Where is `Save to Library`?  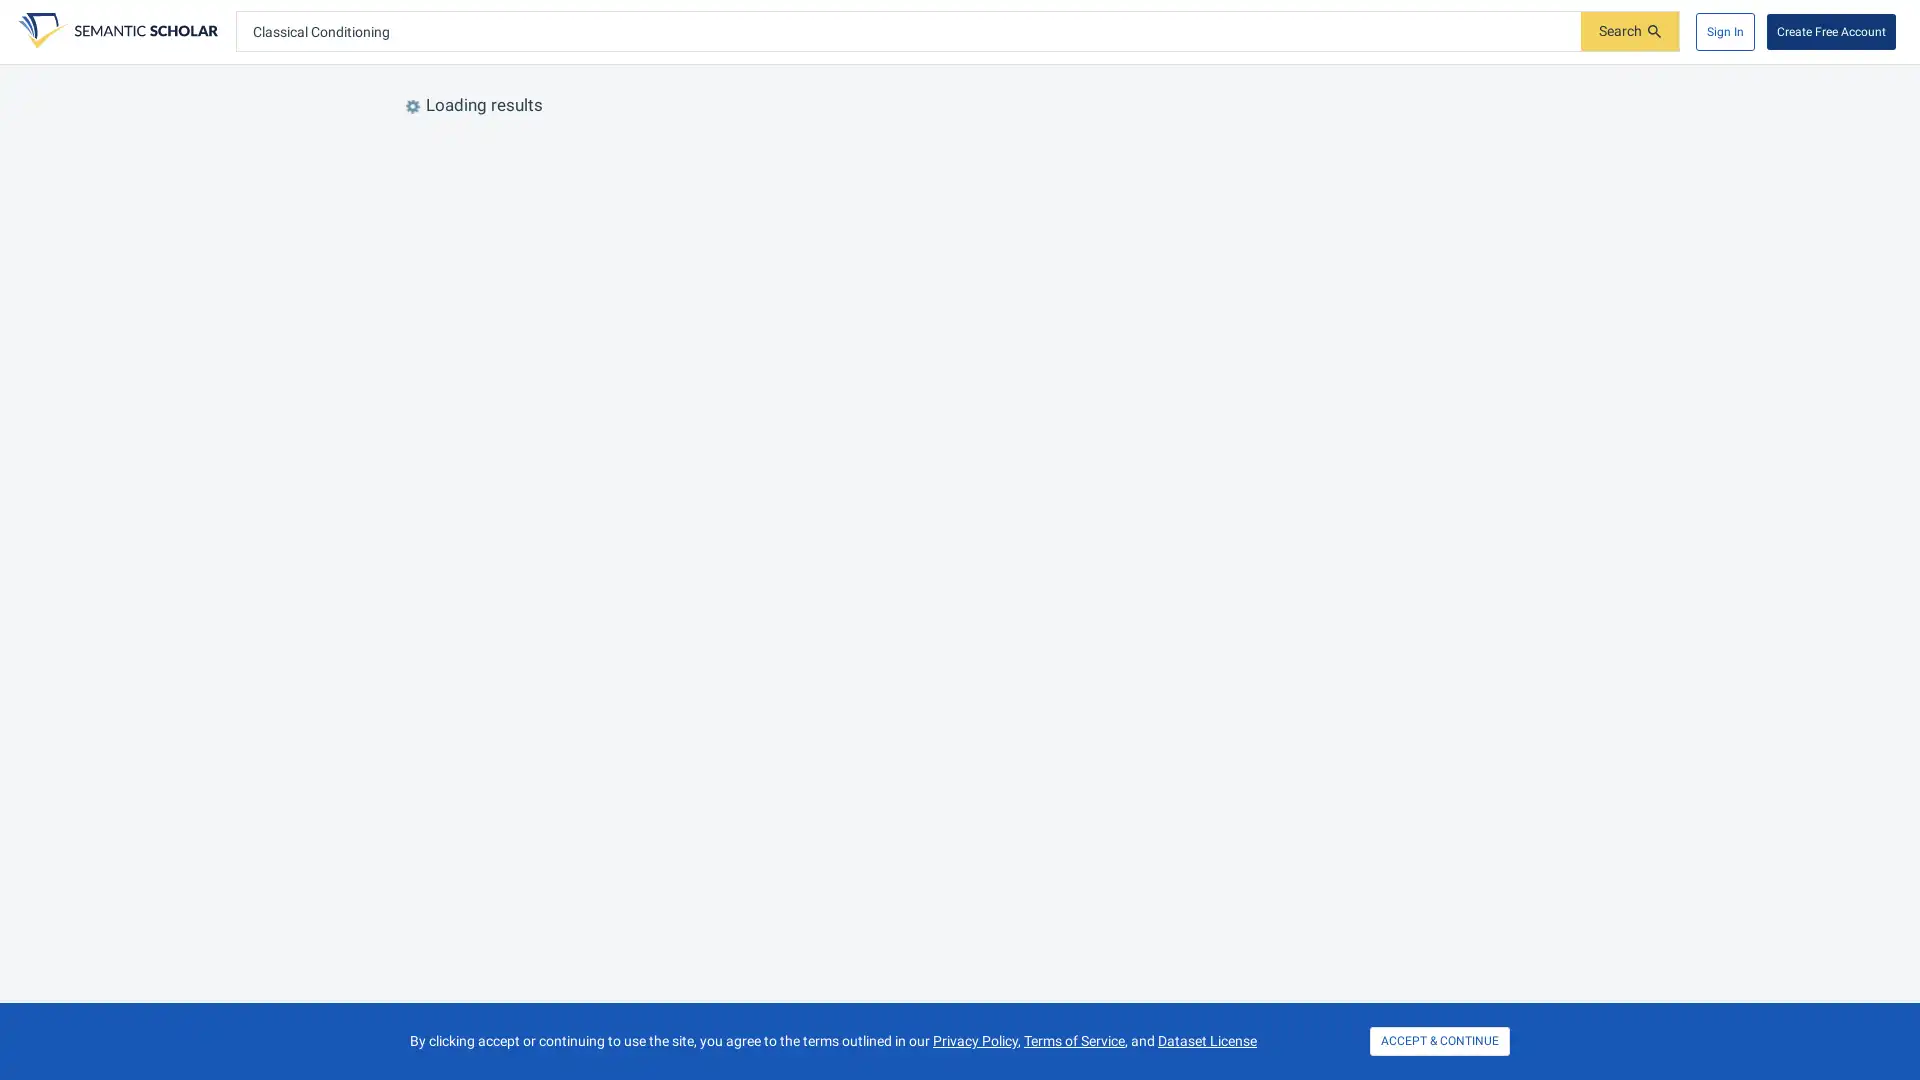 Save to Library is located at coordinates (549, 889).